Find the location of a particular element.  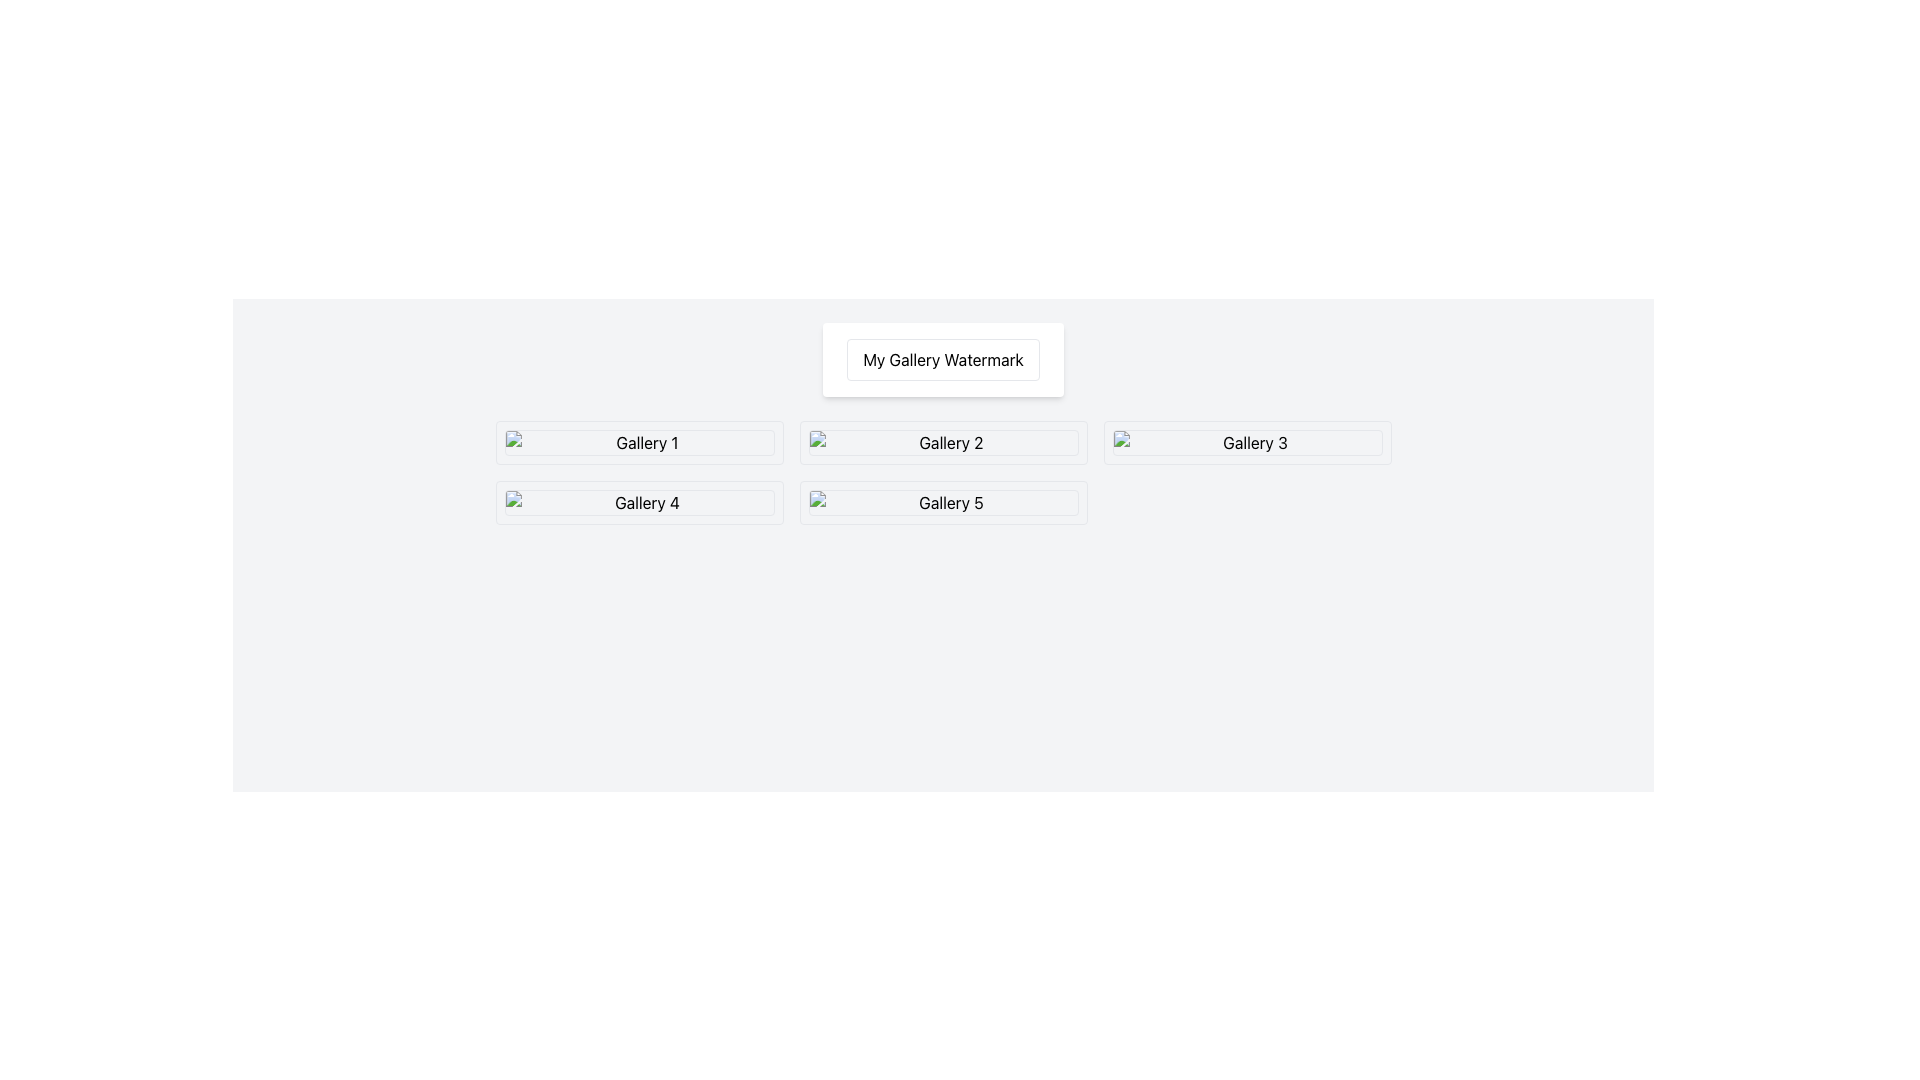

the Gallery 4 card in the grid layout is located at coordinates (638, 501).